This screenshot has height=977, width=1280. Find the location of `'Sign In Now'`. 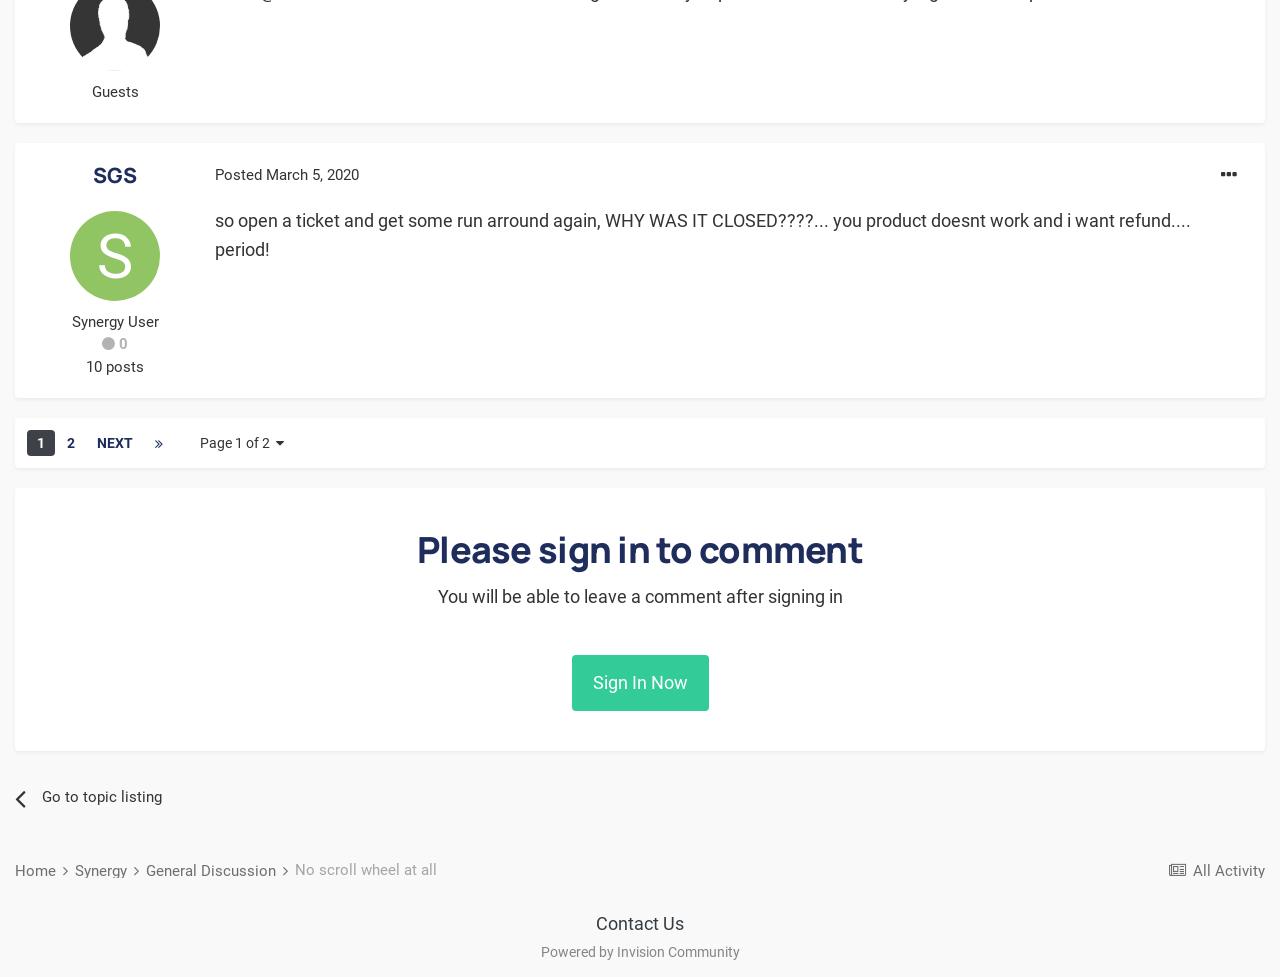

'Sign In Now' is located at coordinates (638, 682).